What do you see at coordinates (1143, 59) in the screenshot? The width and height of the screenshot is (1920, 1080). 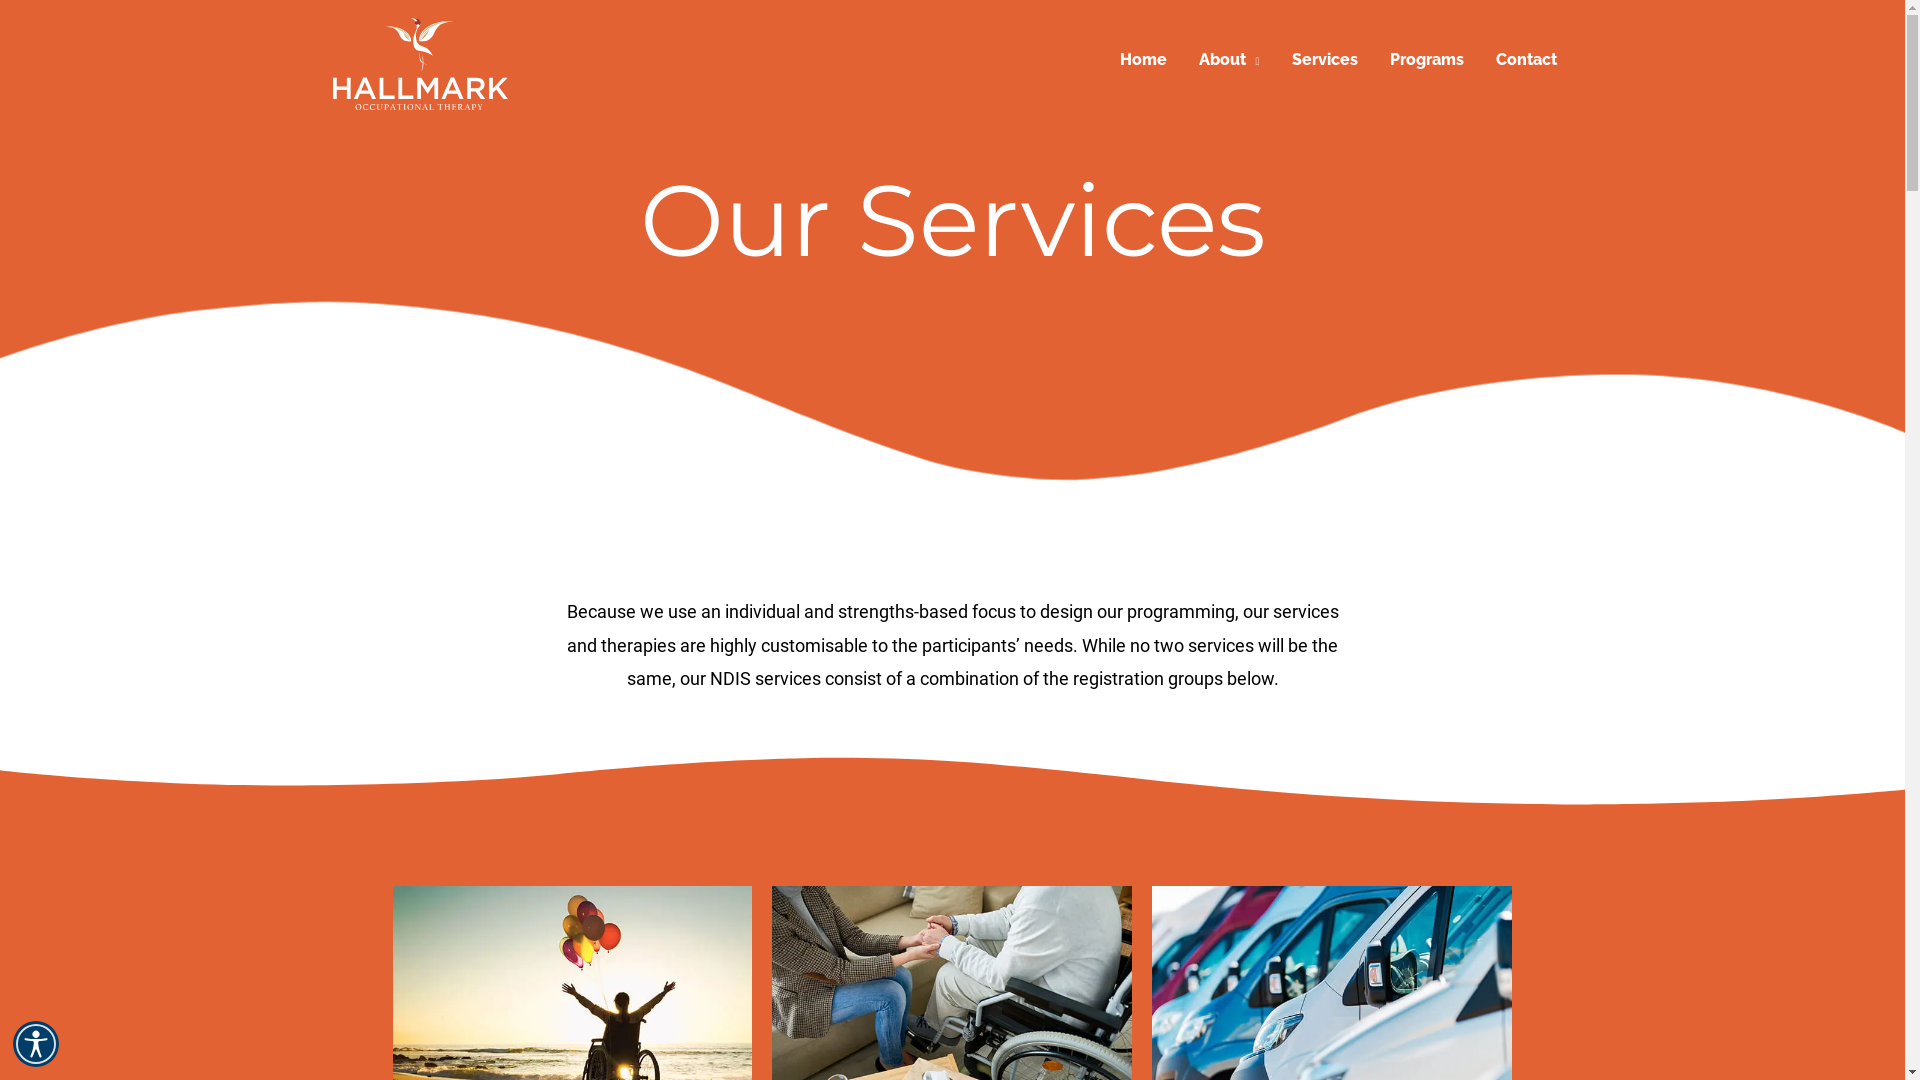 I see `'Home'` at bounding box center [1143, 59].